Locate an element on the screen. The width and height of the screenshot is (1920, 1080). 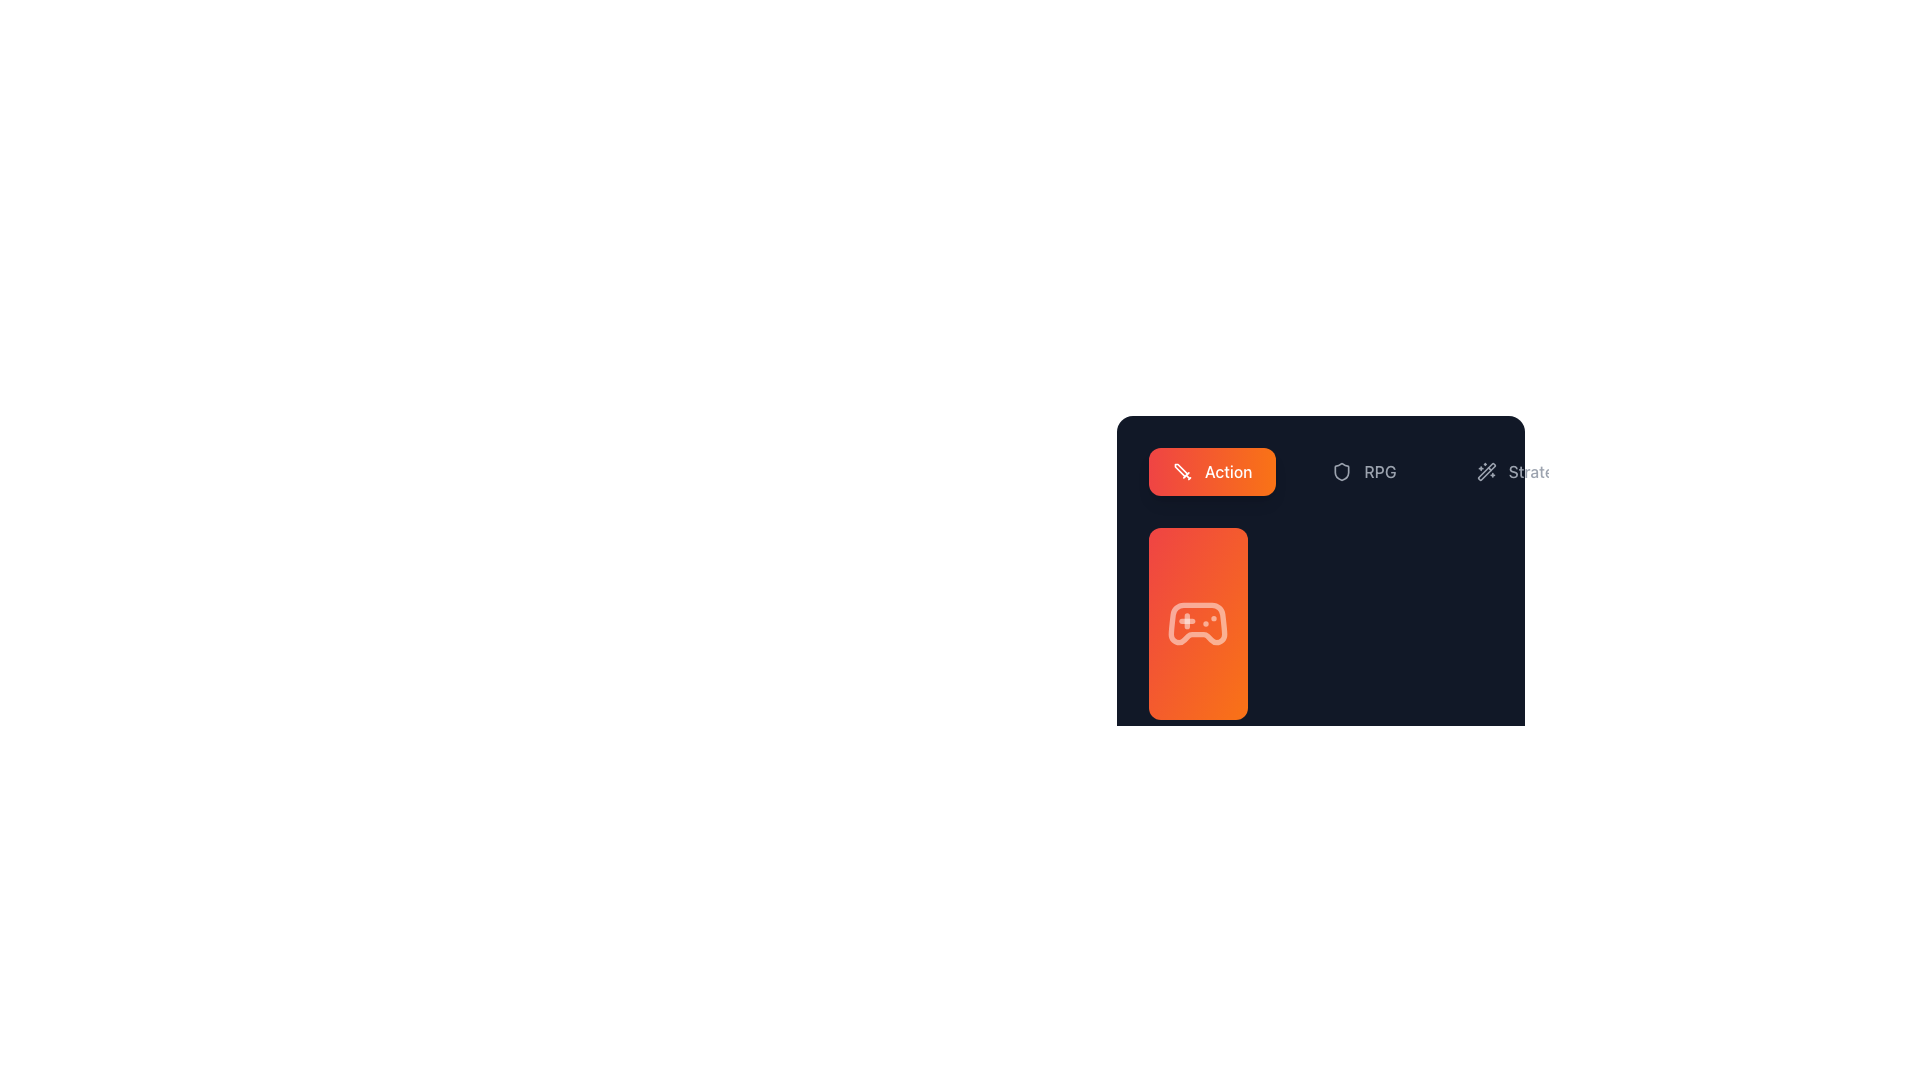
the text label displaying 'RPG' is located at coordinates (1379, 471).